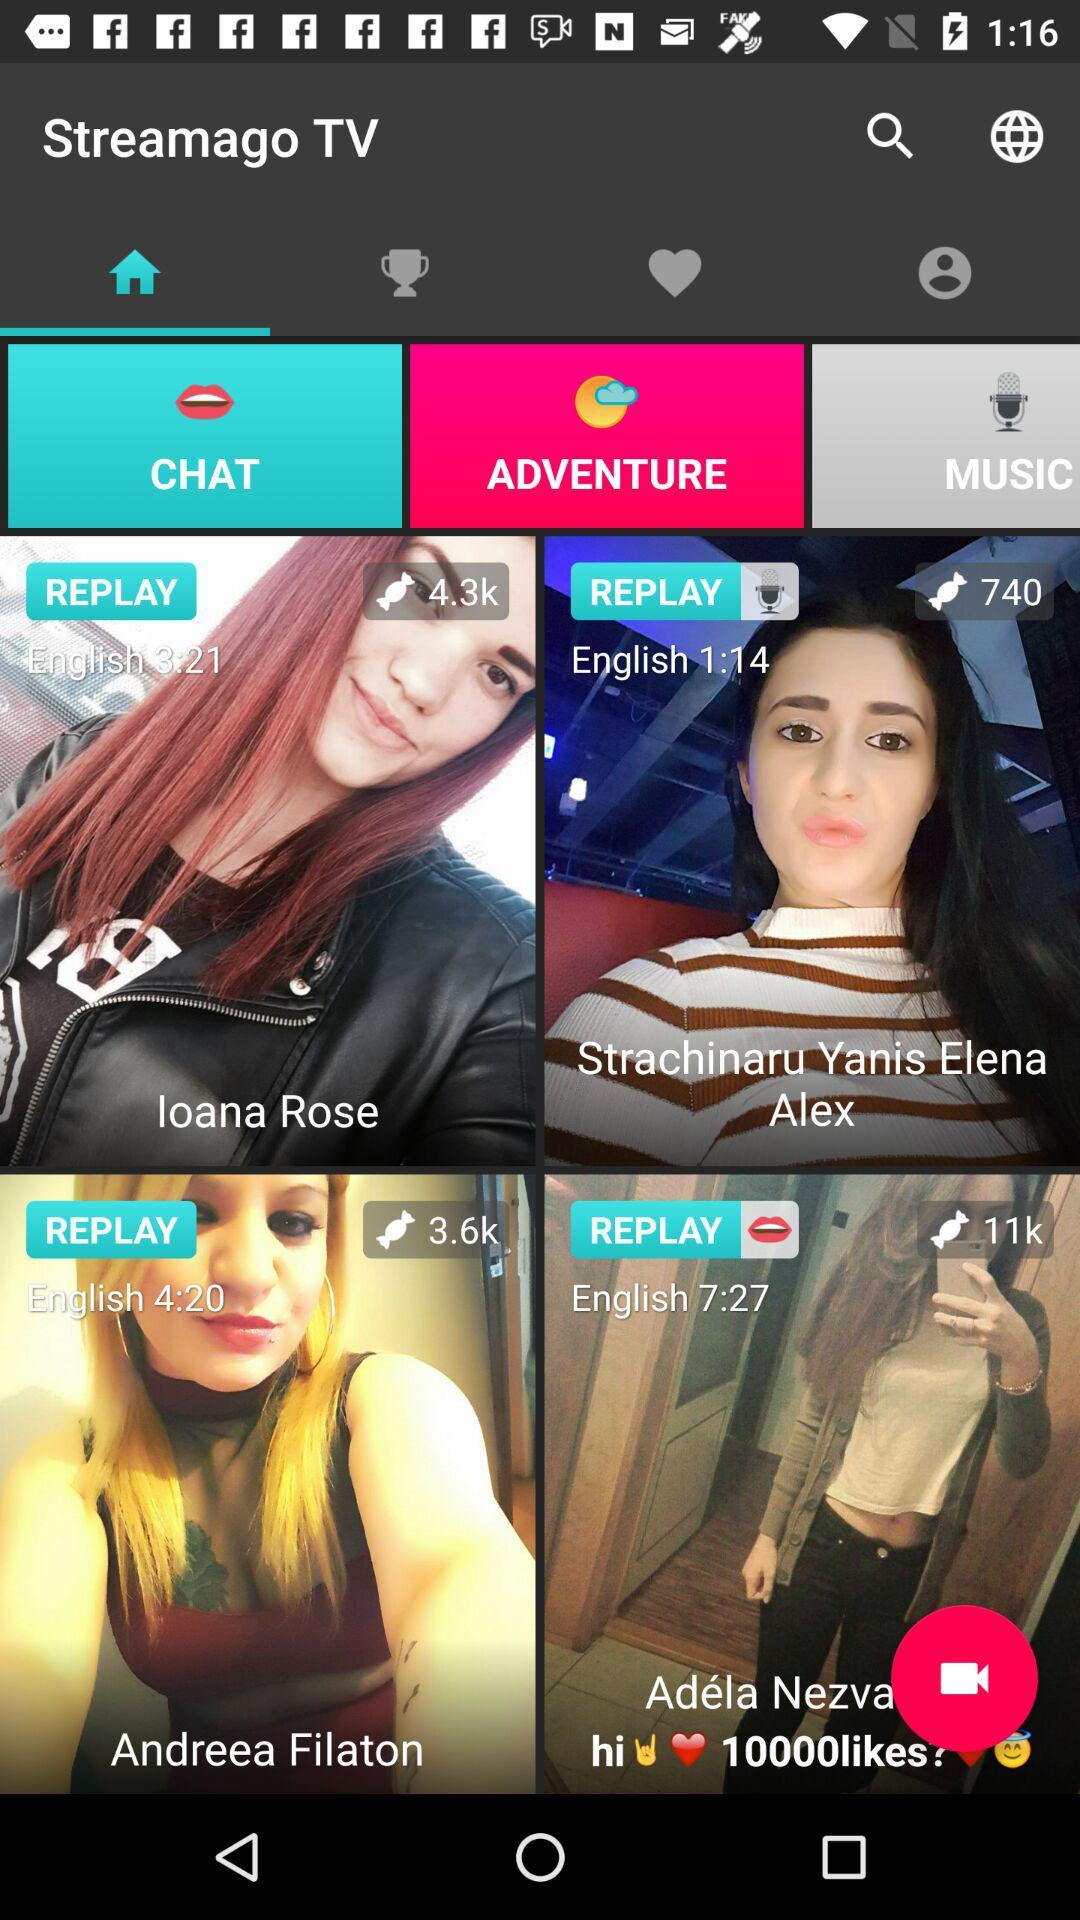 The width and height of the screenshot is (1080, 1920). Describe the element at coordinates (963, 1678) in the screenshot. I see `the videocam icon` at that location.